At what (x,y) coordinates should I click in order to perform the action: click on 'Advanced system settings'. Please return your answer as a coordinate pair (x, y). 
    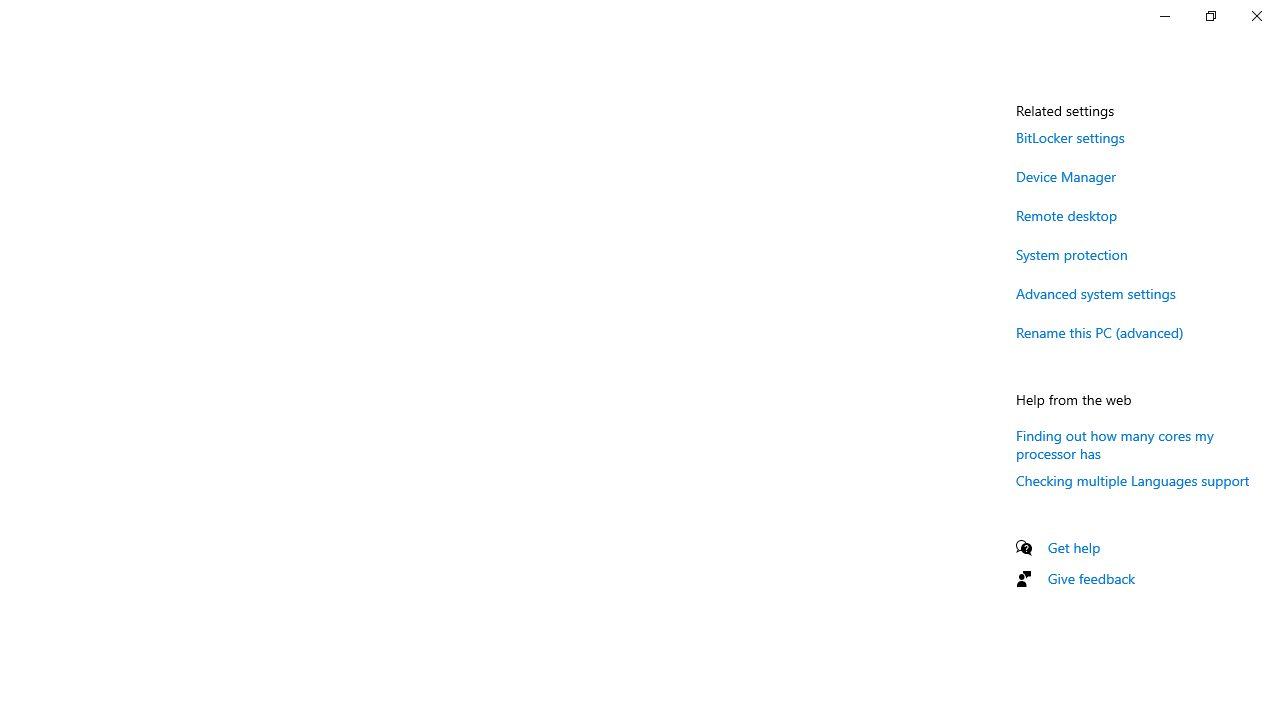
    Looking at the image, I should click on (1095, 293).